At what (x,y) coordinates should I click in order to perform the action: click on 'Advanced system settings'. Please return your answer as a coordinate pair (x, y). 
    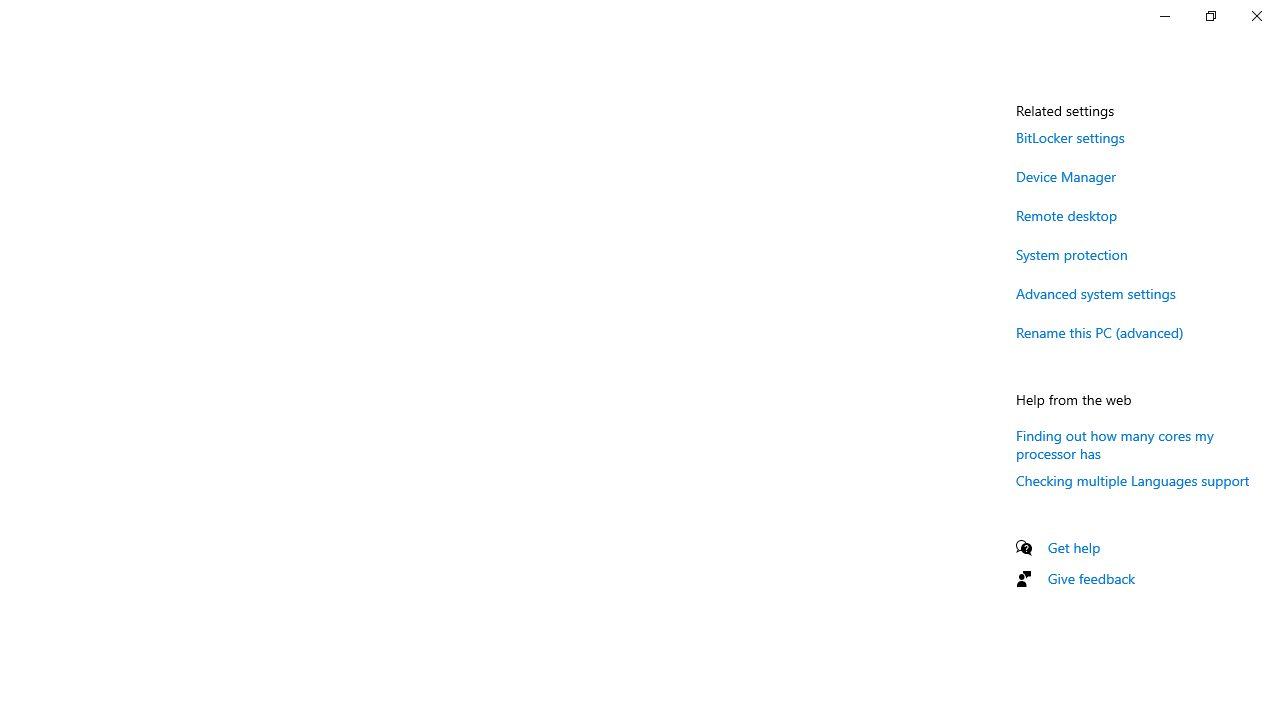
    Looking at the image, I should click on (1095, 293).